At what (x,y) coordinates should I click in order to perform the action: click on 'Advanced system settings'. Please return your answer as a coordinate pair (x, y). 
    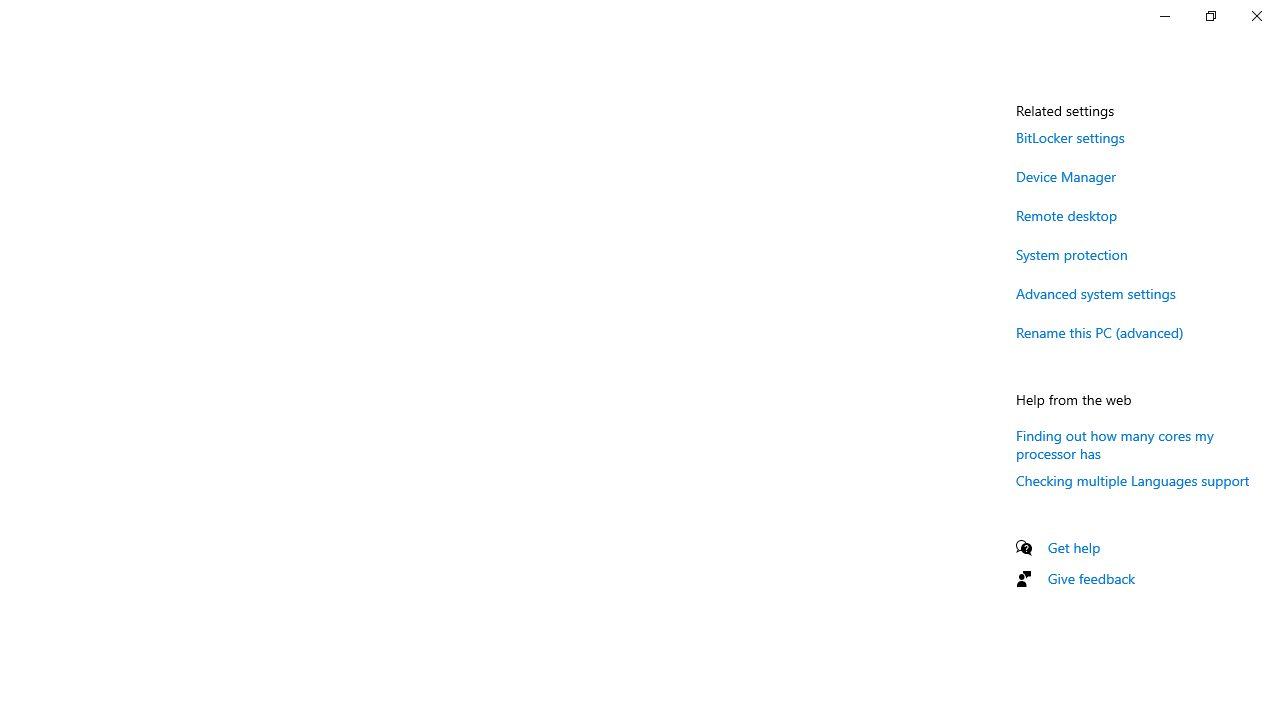
    Looking at the image, I should click on (1095, 293).